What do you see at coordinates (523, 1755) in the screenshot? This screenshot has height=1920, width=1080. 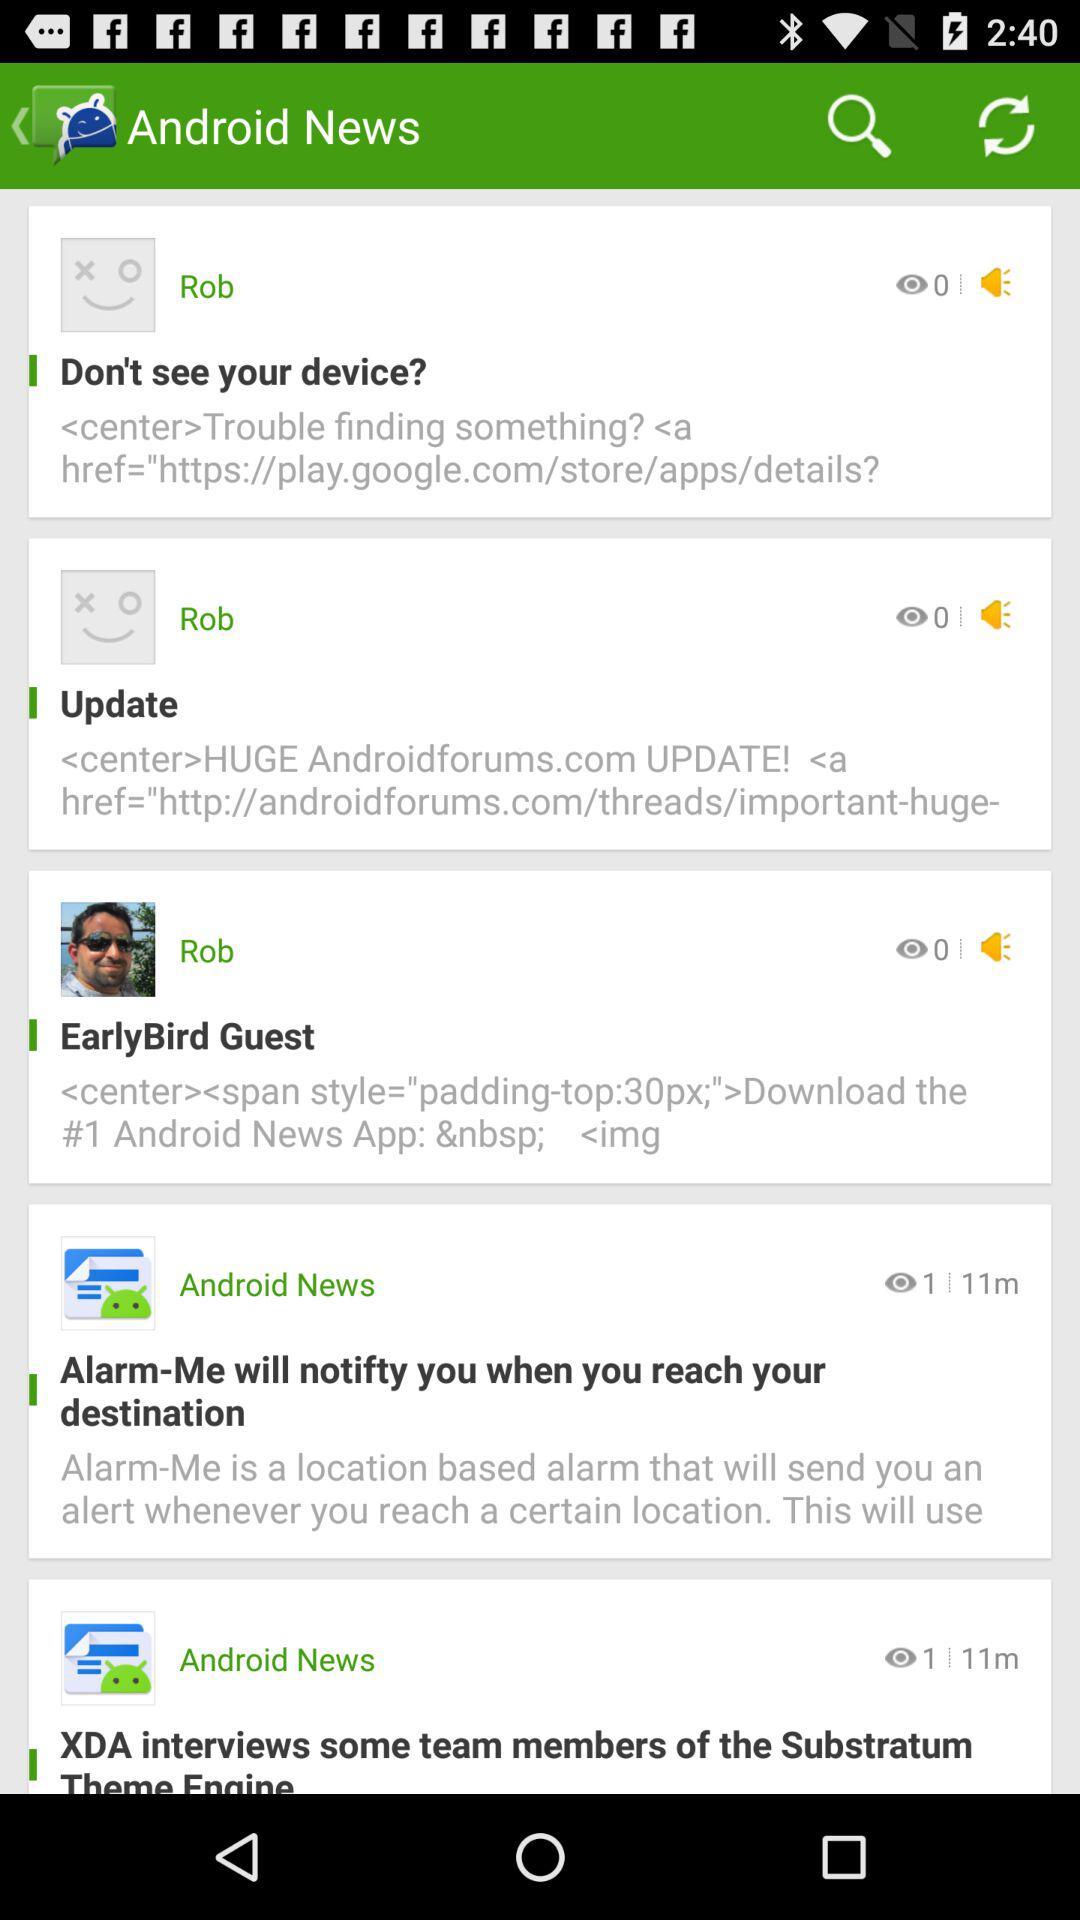 I see `xda interviews some item` at bounding box center [523, 1755].